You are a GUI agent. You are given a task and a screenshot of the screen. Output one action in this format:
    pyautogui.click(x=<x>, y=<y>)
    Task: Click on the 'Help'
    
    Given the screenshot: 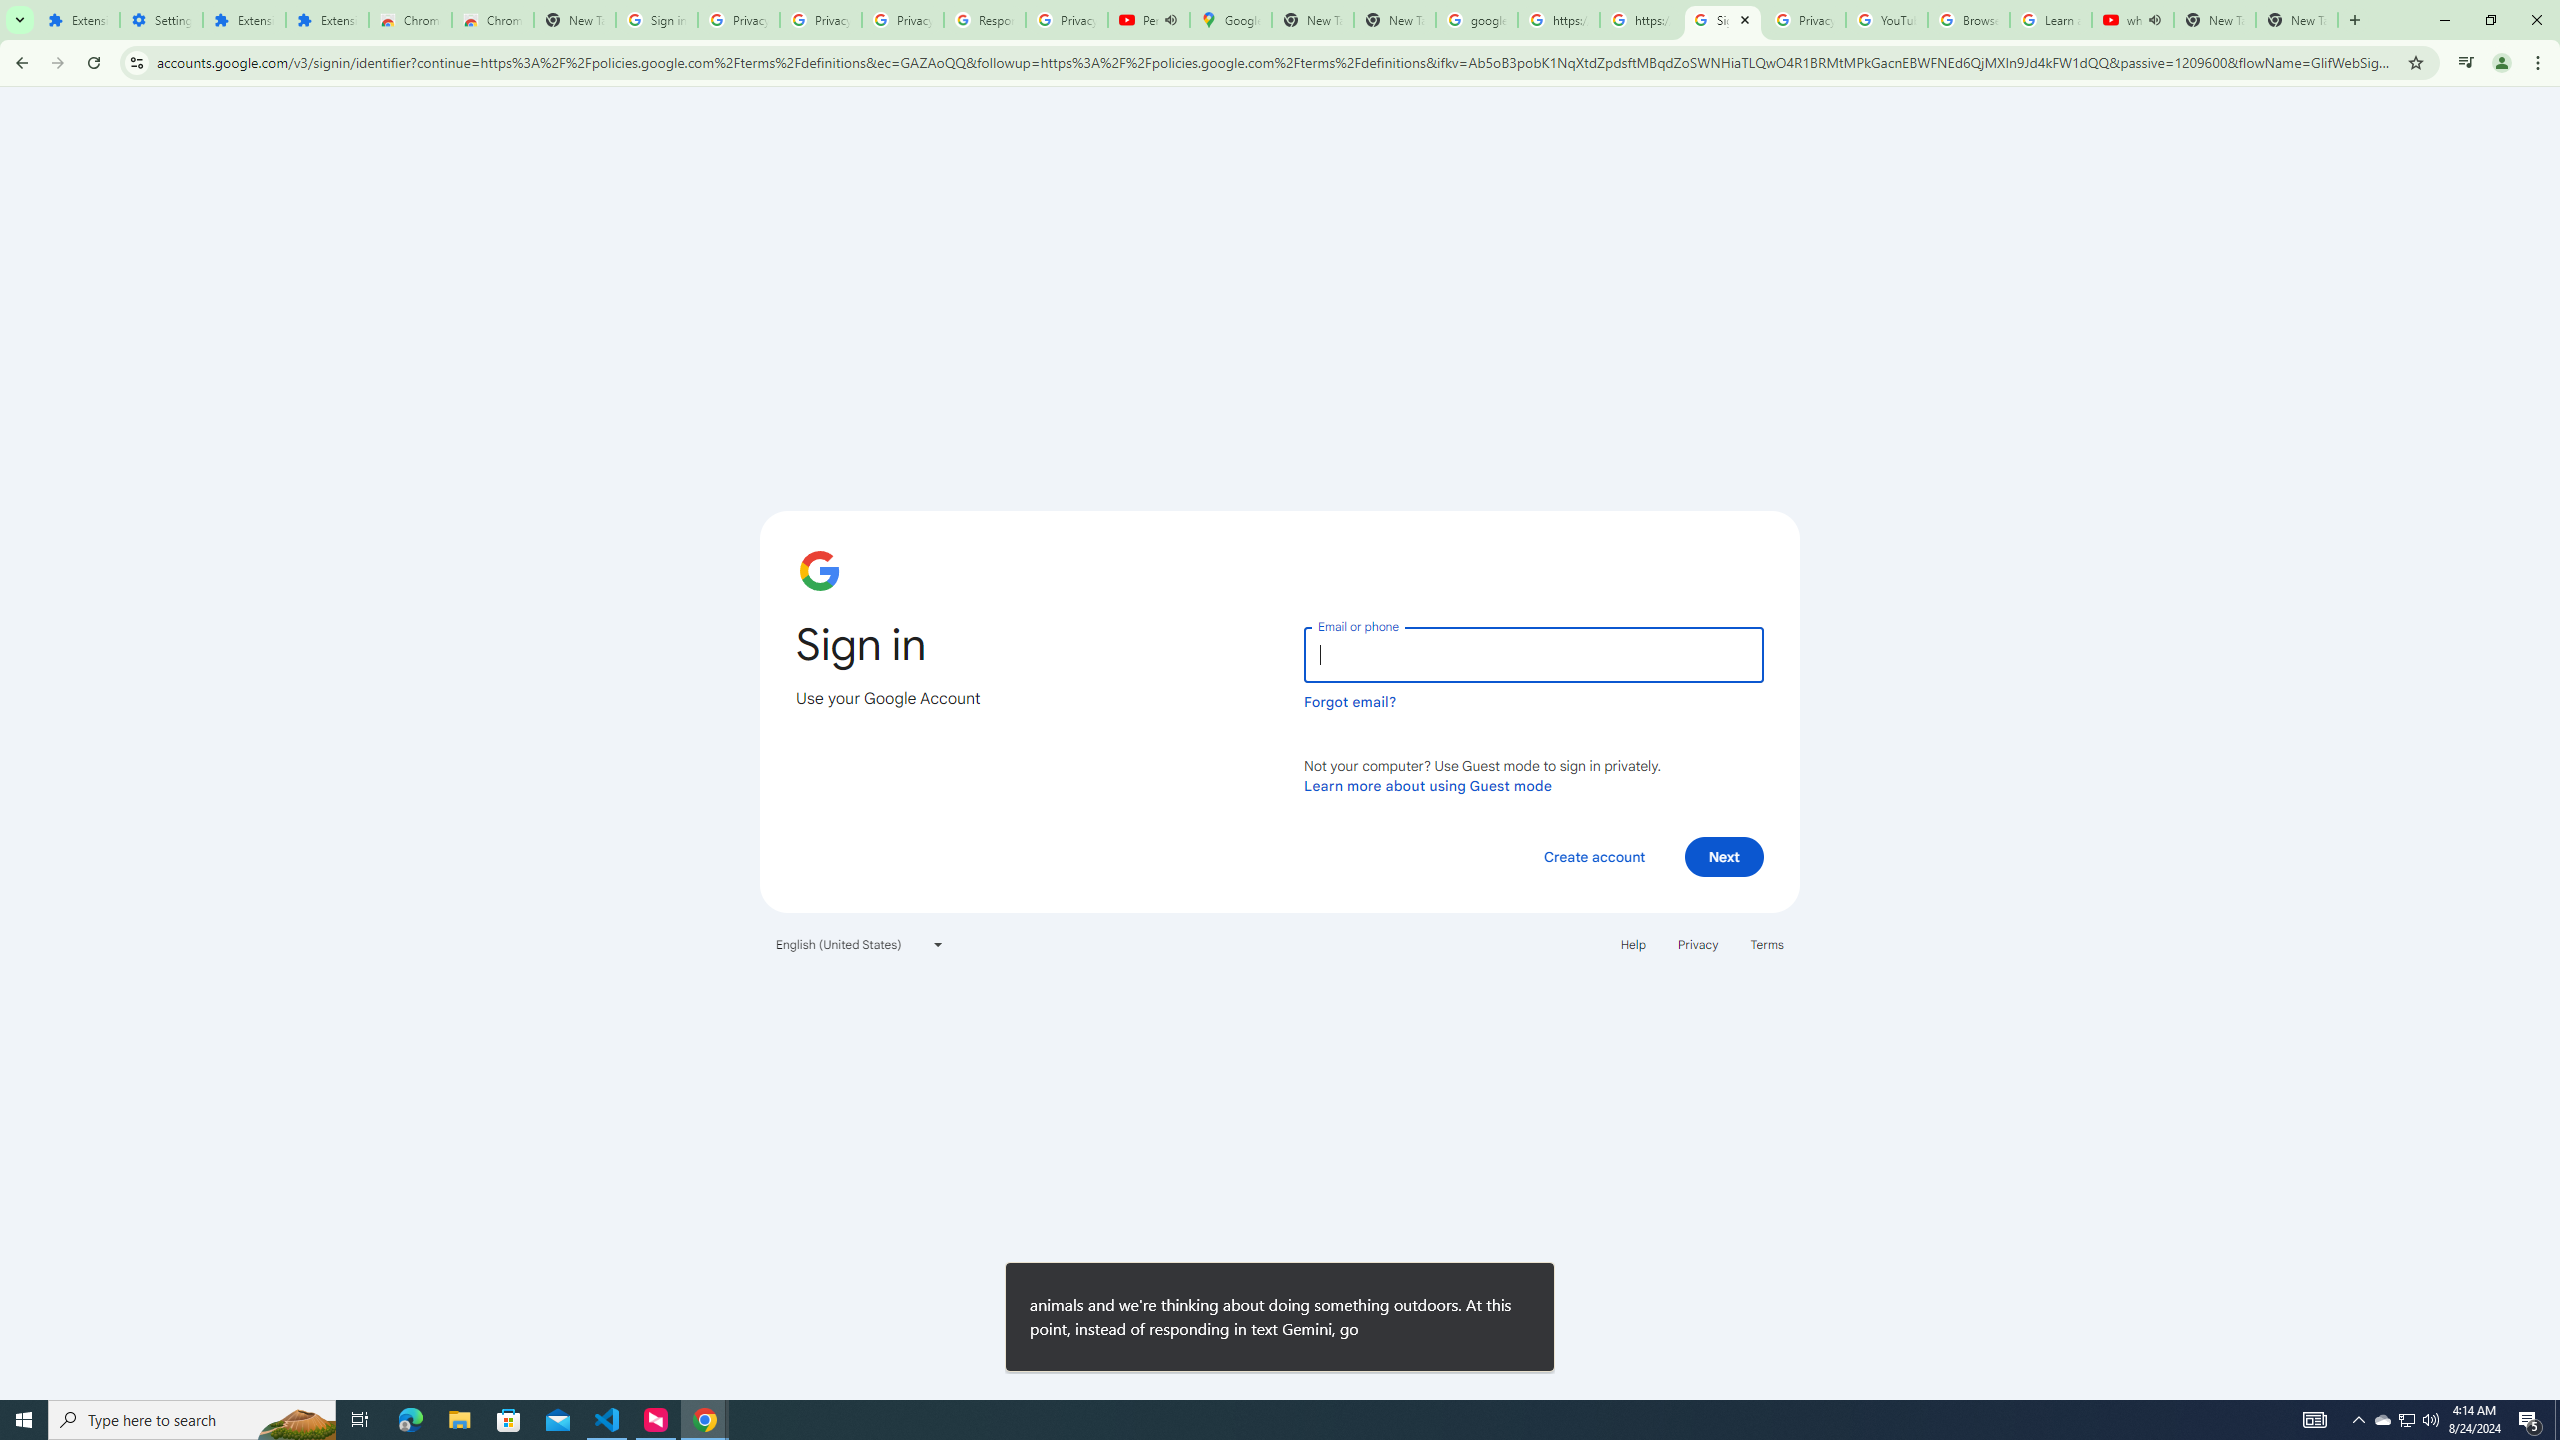 What is the action you would take?
    pyautogui.click(x=1632, y=942)
    